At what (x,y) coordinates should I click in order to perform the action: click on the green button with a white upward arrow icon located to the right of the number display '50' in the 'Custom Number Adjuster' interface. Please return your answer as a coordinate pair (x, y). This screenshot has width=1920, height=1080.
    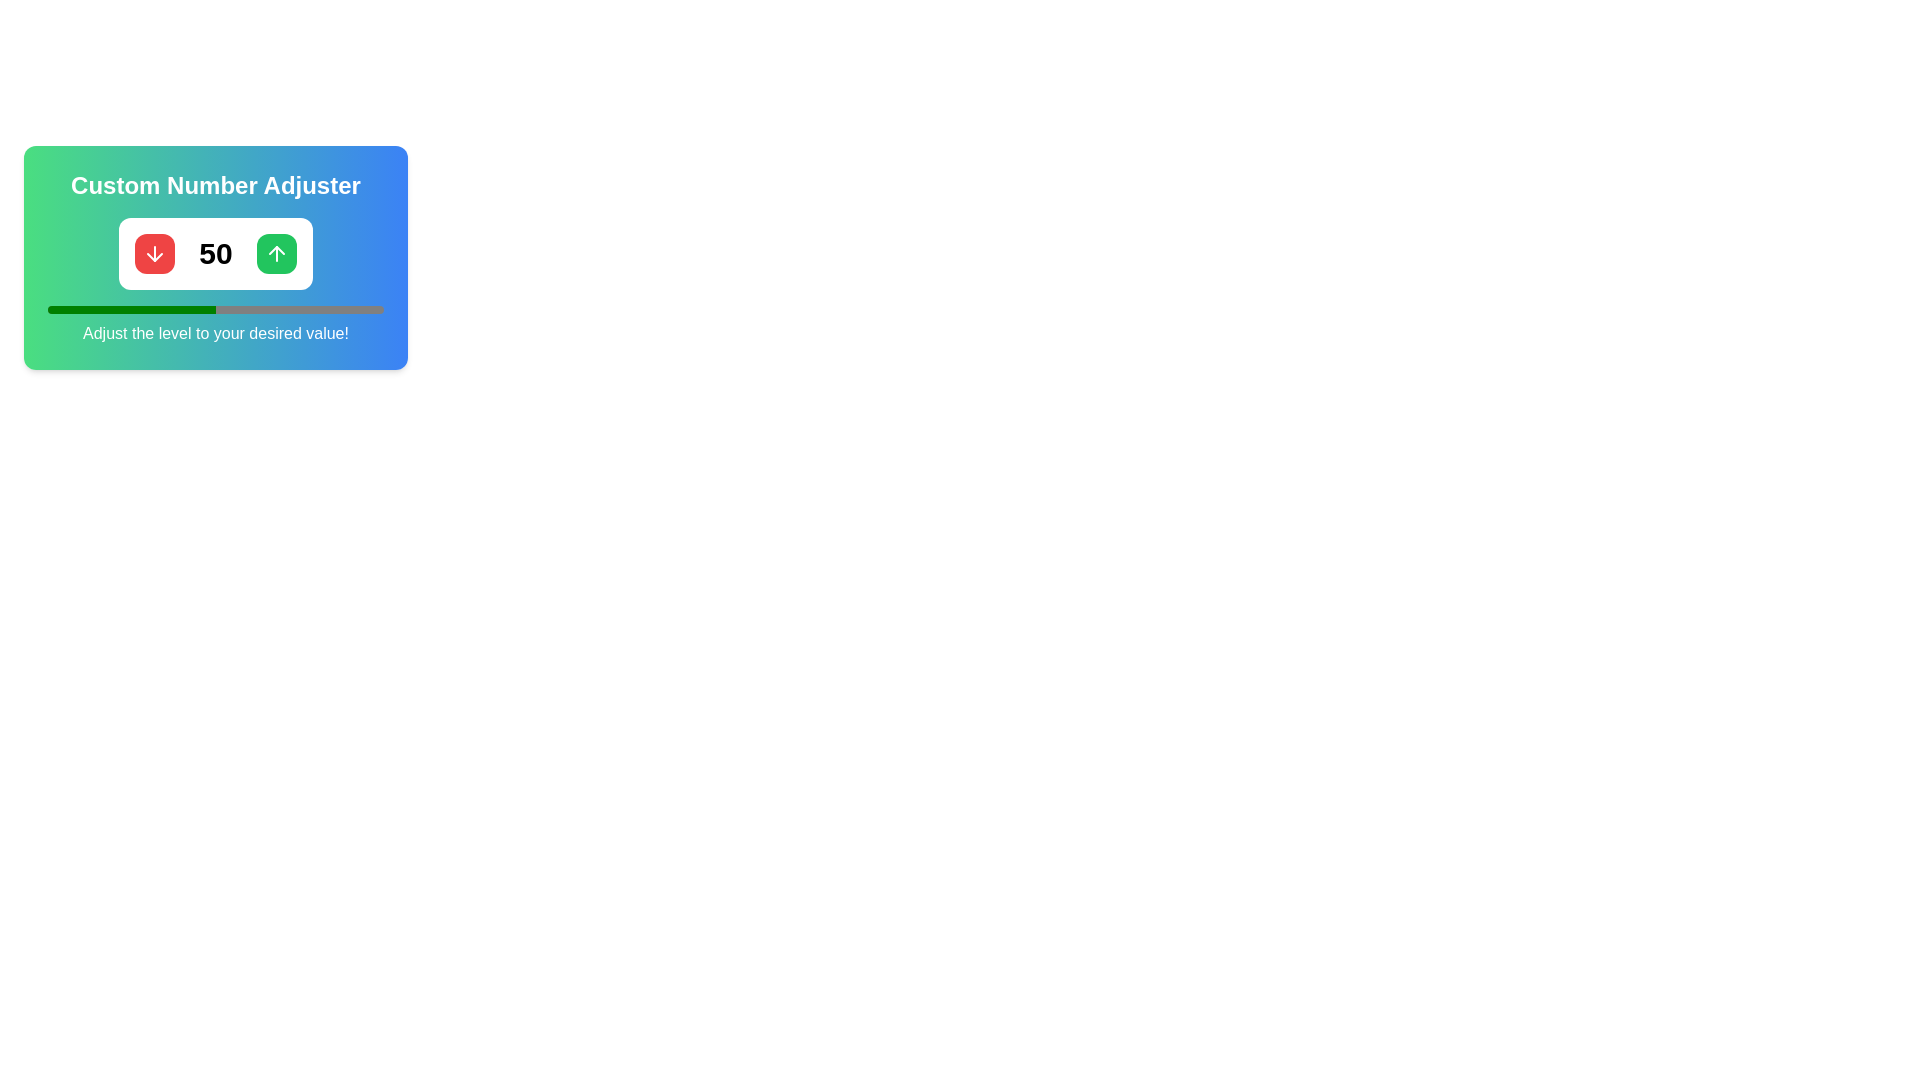
    Looking at the image, I should click on (275, 253).